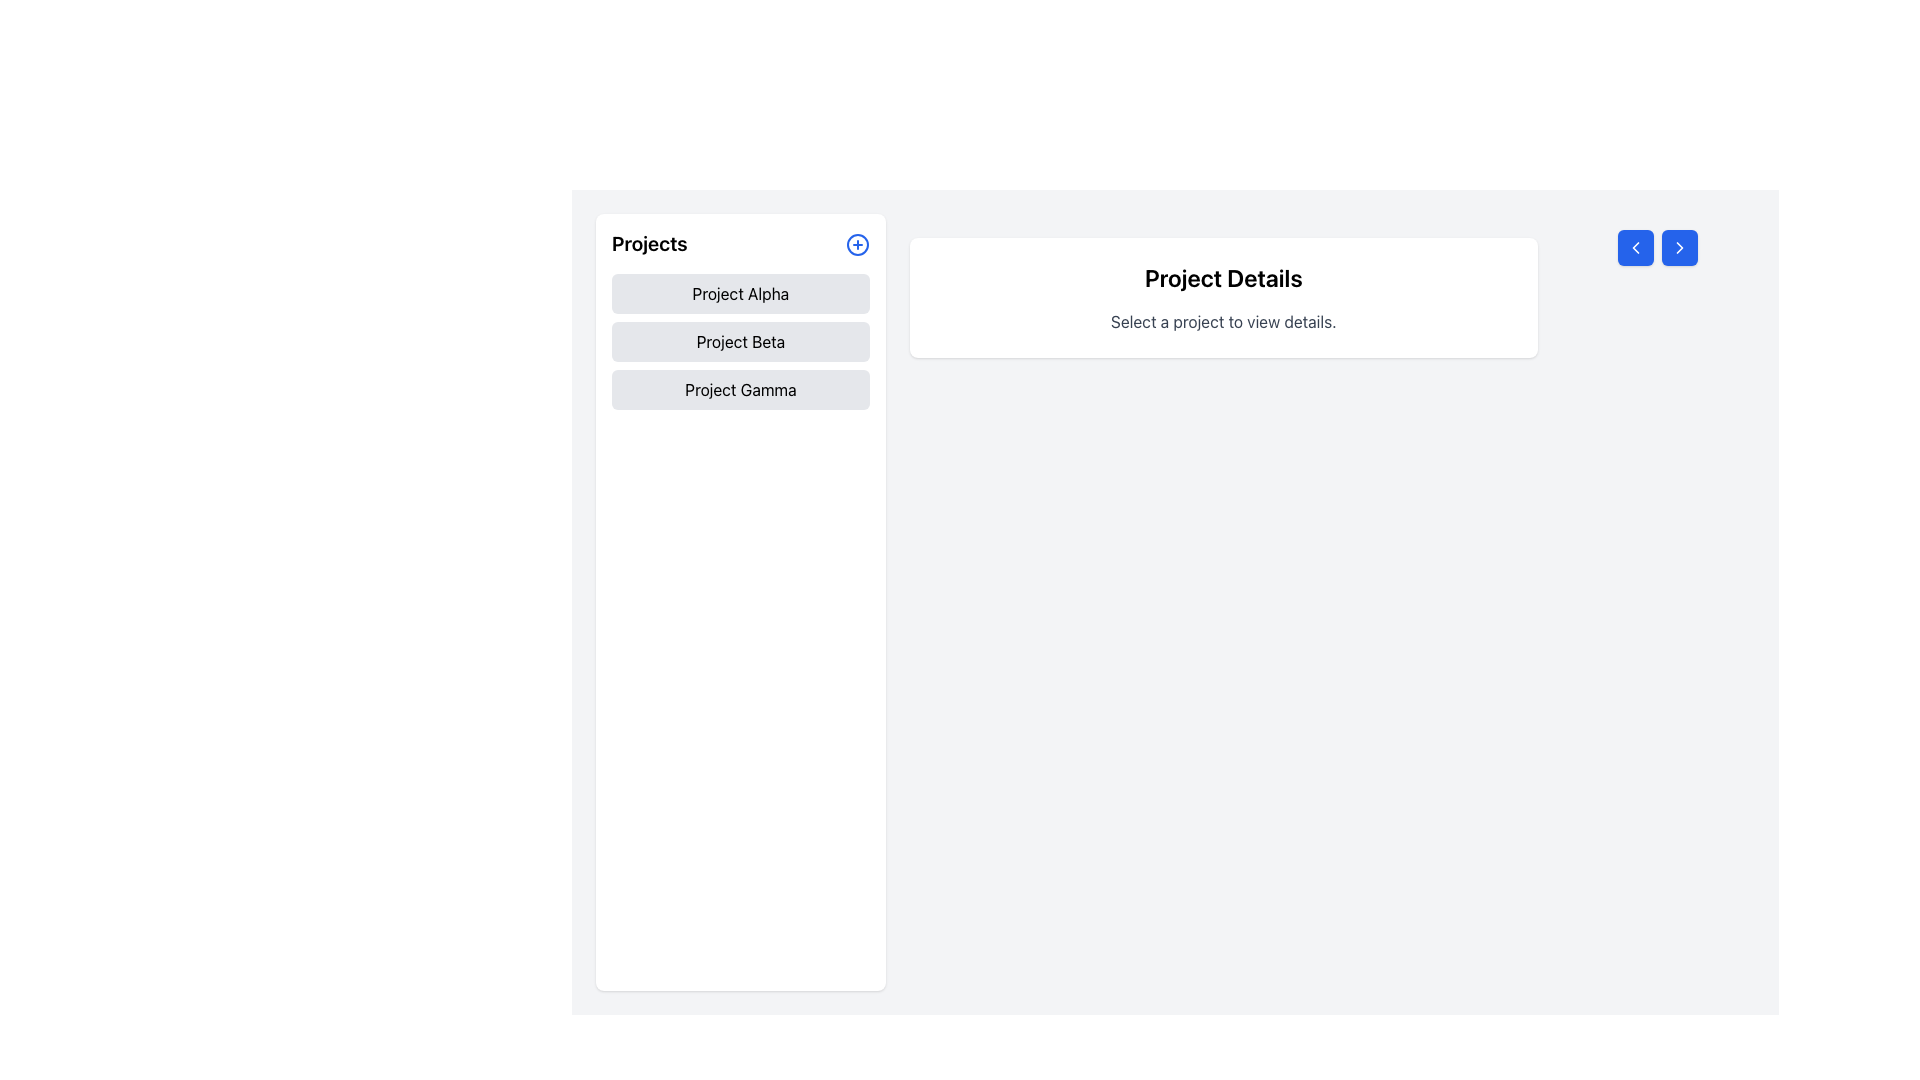  Describe the element at coordinates (739, 293) in the screenshot. I see `the button labeled 'Project Alpha' in the sidebar` at that location.